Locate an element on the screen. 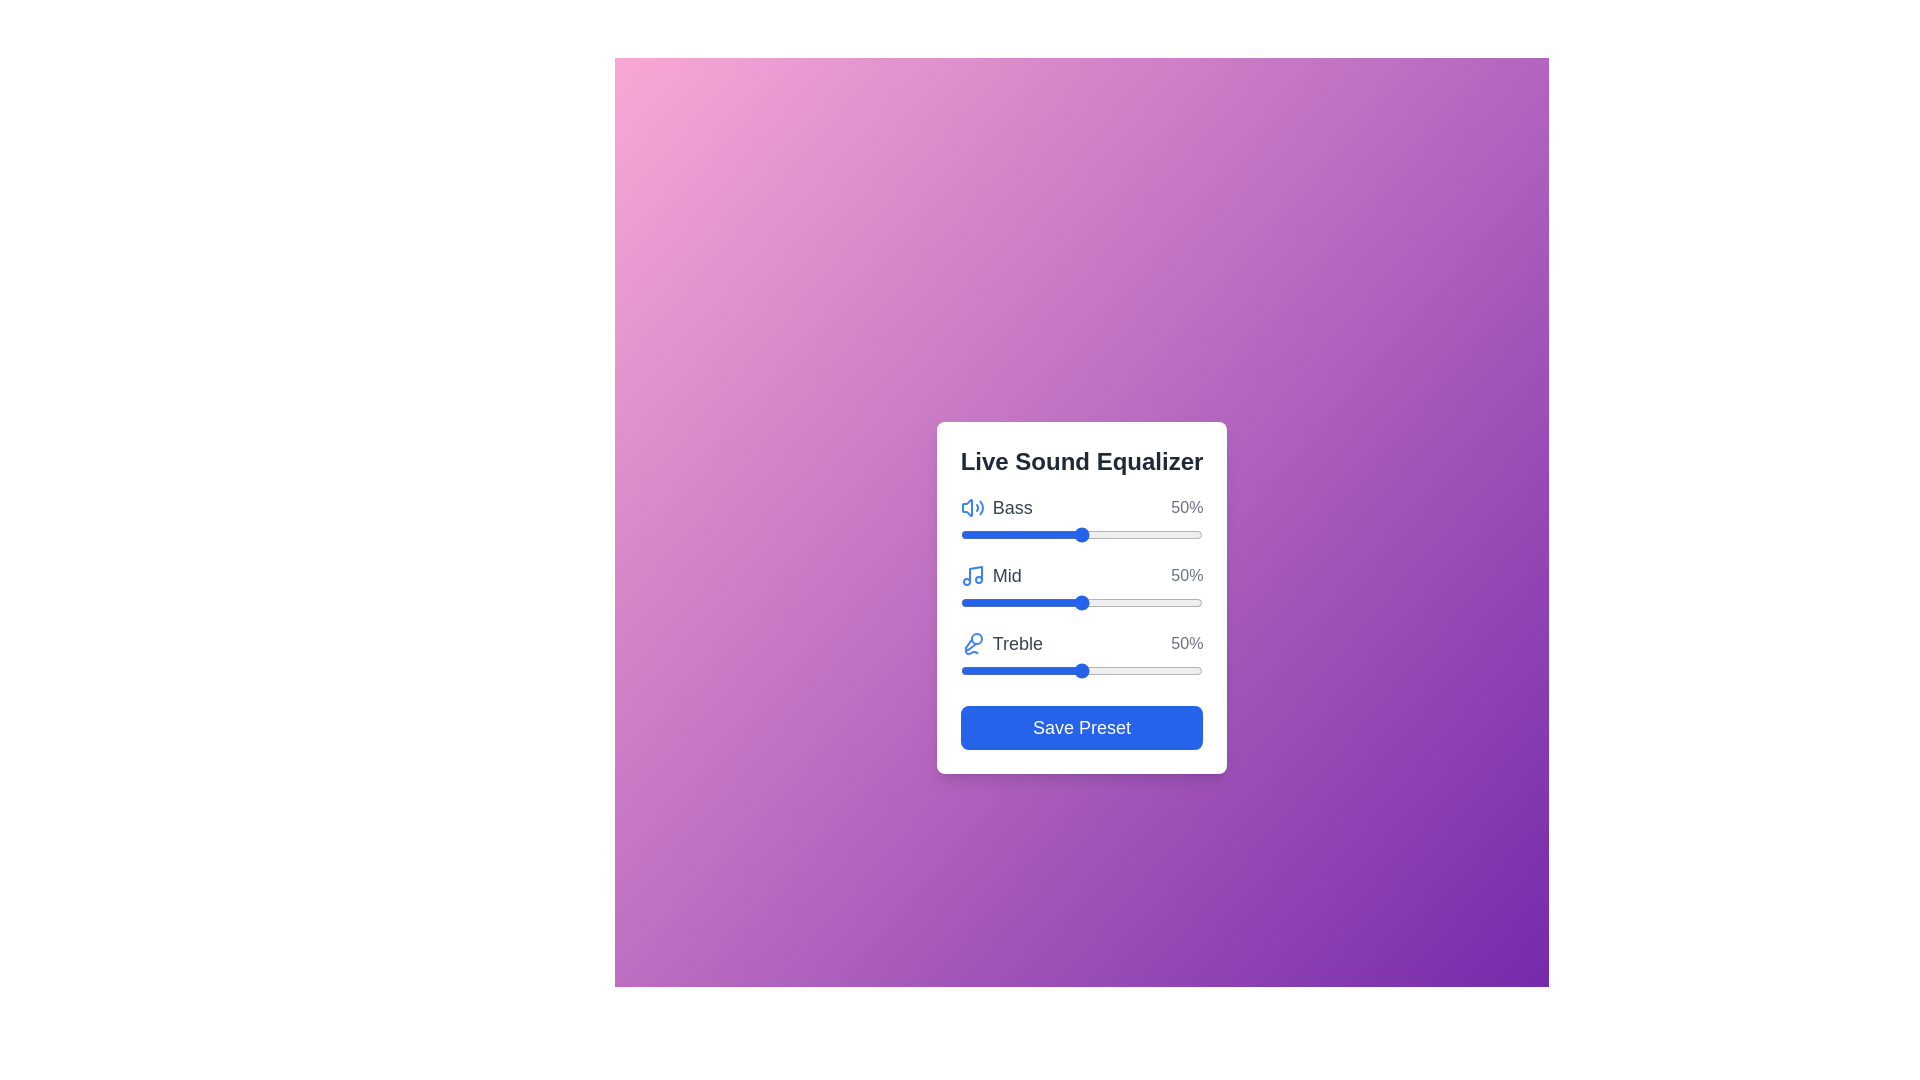  the Treble slider to 55% is located at coordinates (1093, 671).